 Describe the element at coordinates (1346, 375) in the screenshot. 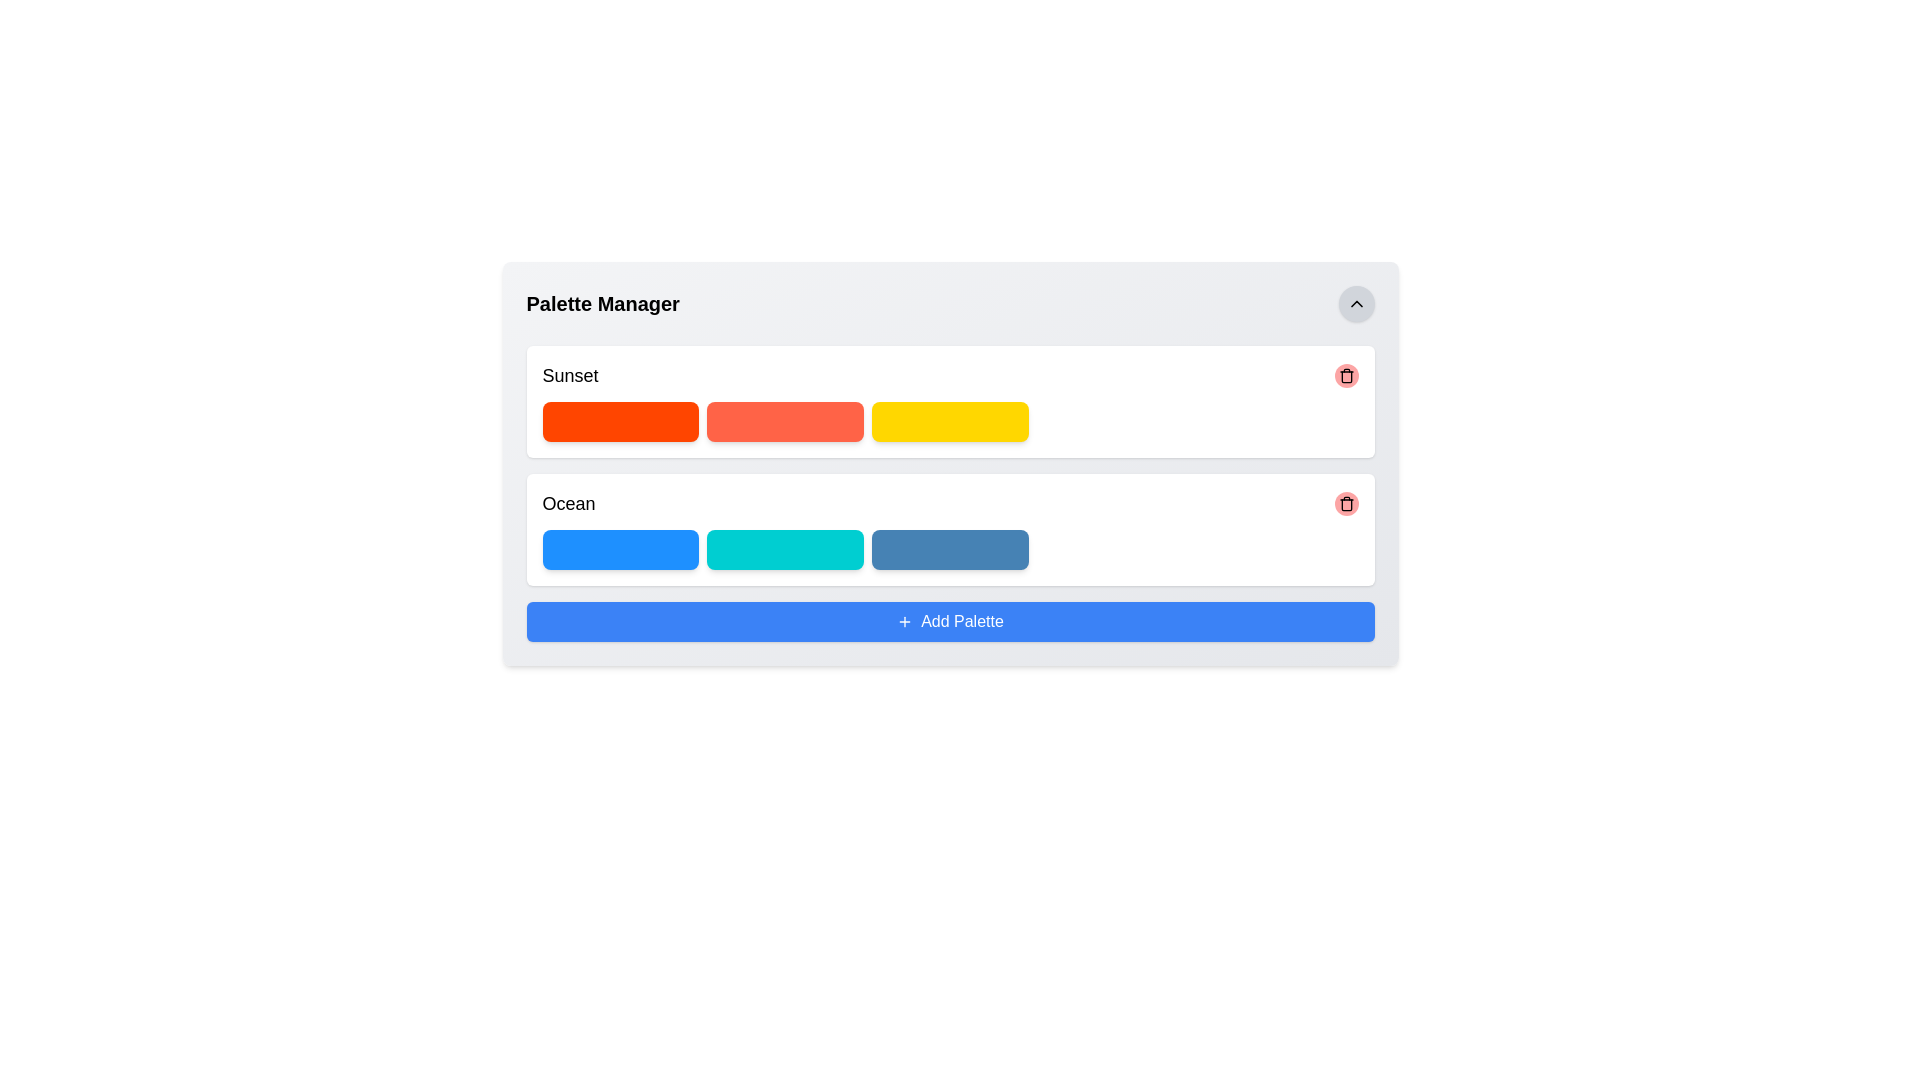

I see `the delete icon button located at the top-right corner of the 'Sunset' palette group` at that location.